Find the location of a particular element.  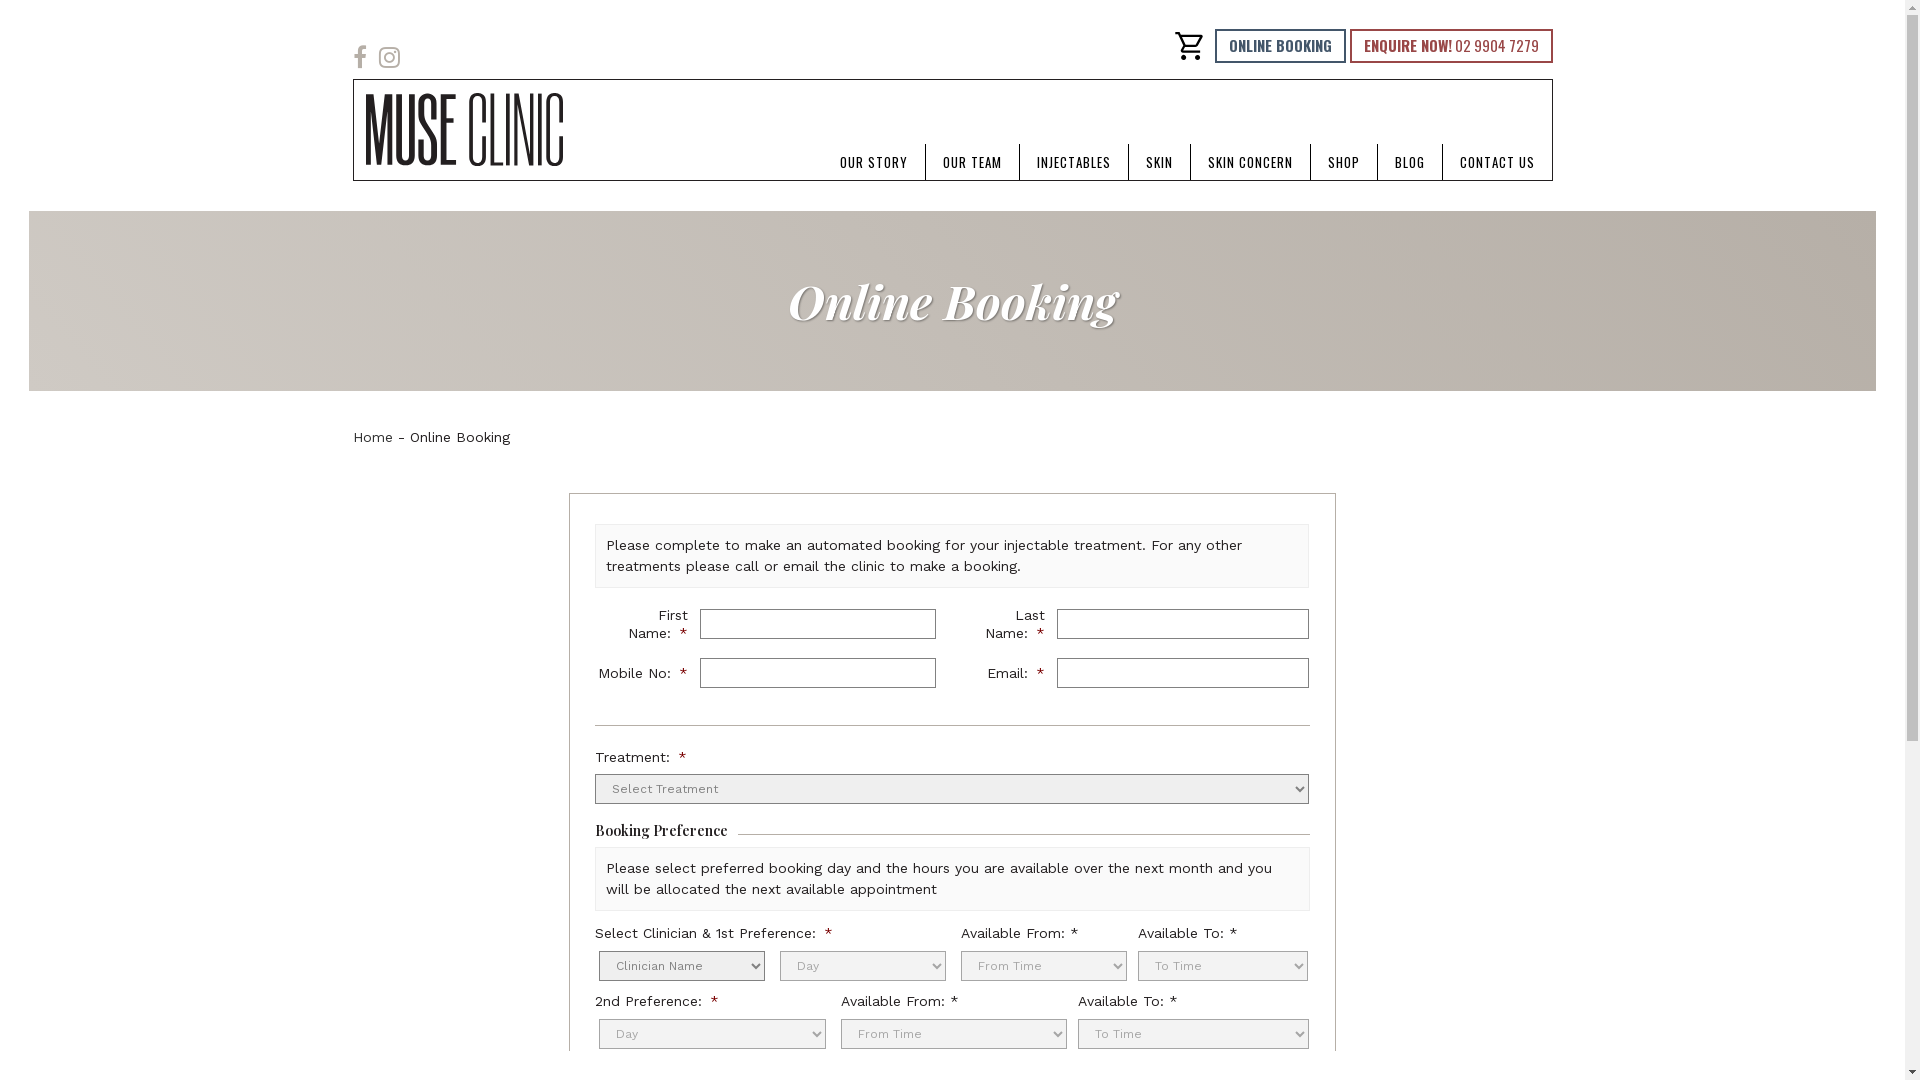

'OUR TEAM' is located at coordinates (972, 161).